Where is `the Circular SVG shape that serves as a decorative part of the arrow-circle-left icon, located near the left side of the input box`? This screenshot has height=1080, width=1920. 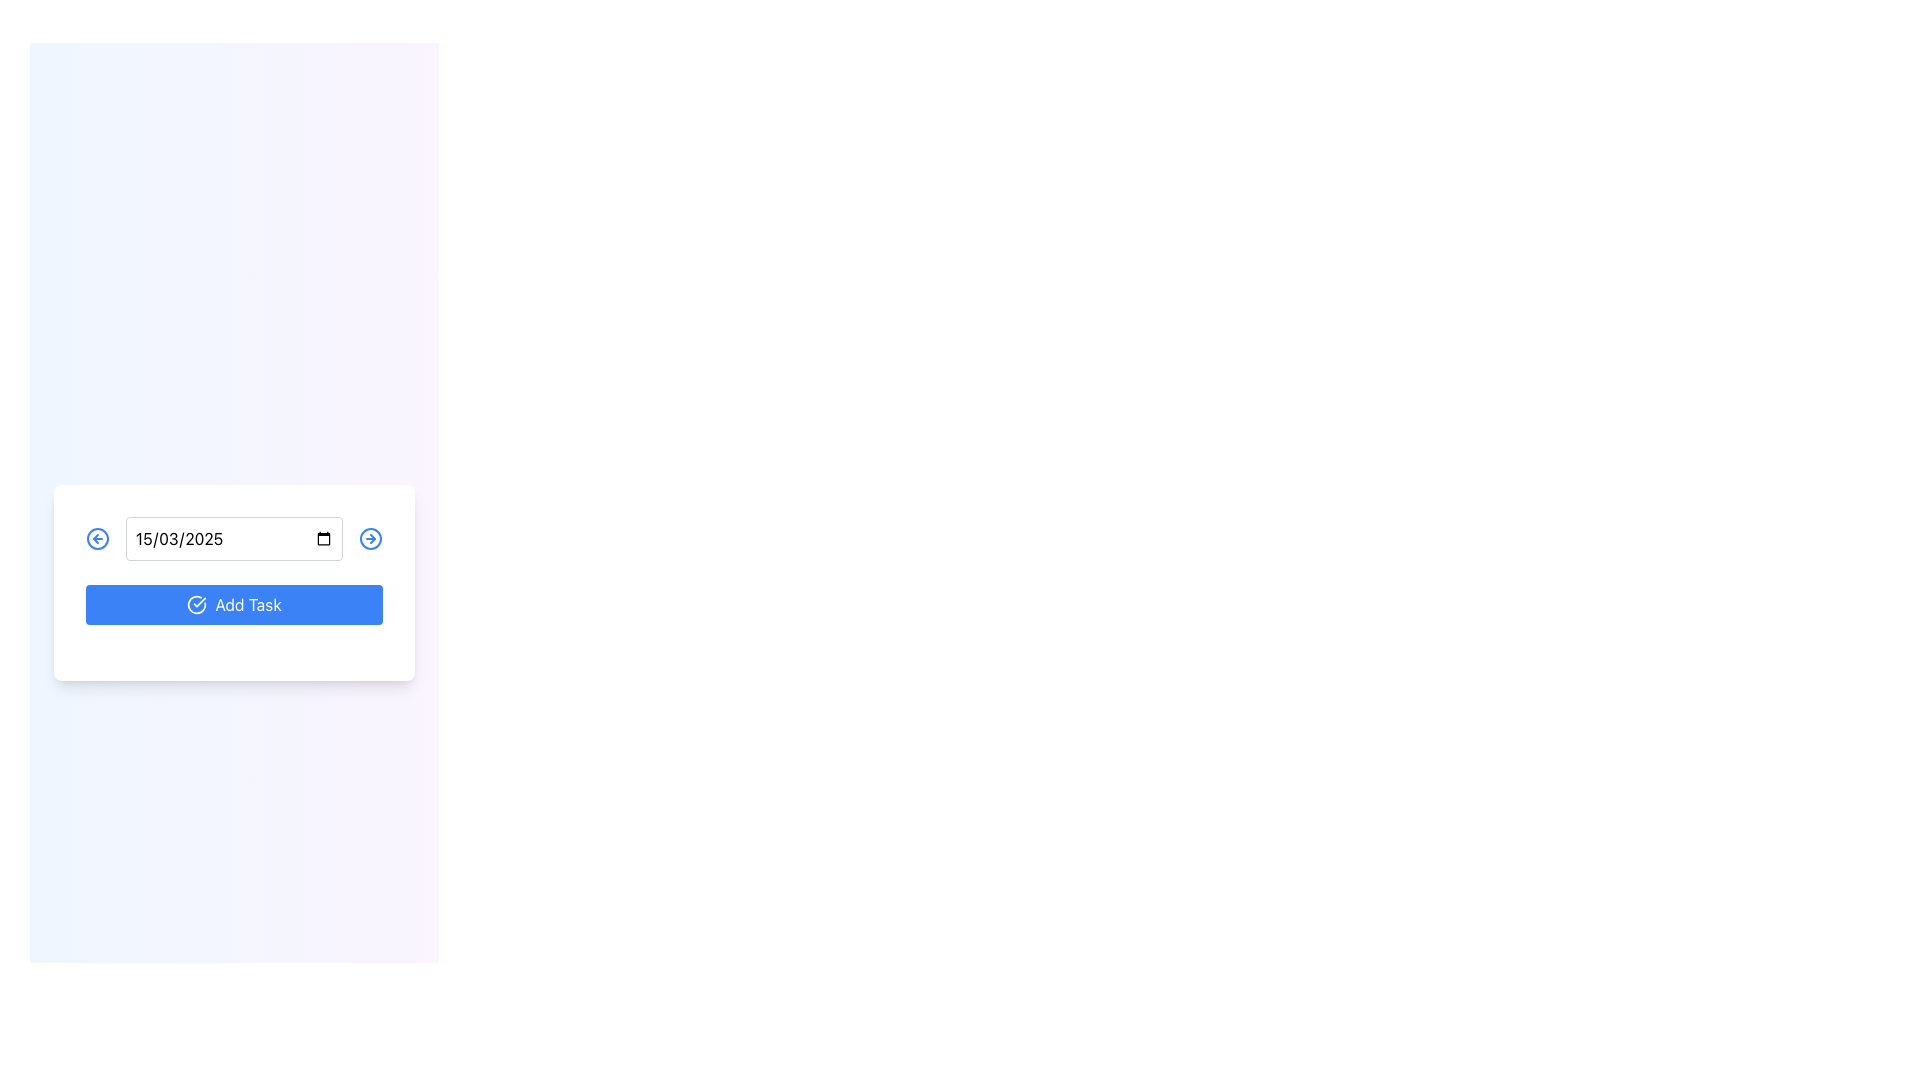
the Circular SVG shape that serves as a decorative part of the arrow-circle-left icon, located near the left side of the input box is located at coordinates (96, 538).